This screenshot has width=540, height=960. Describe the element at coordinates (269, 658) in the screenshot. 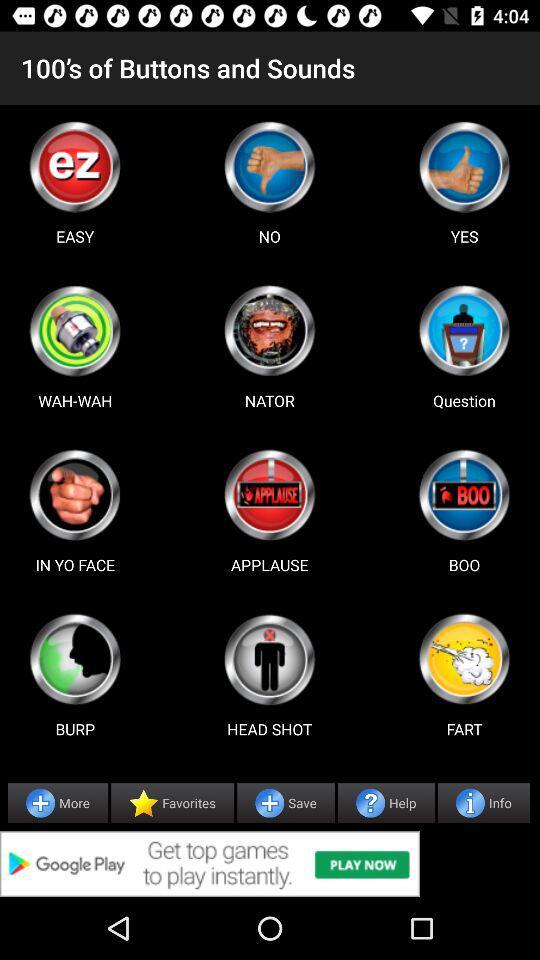

I see `use the button head shot` at that location.